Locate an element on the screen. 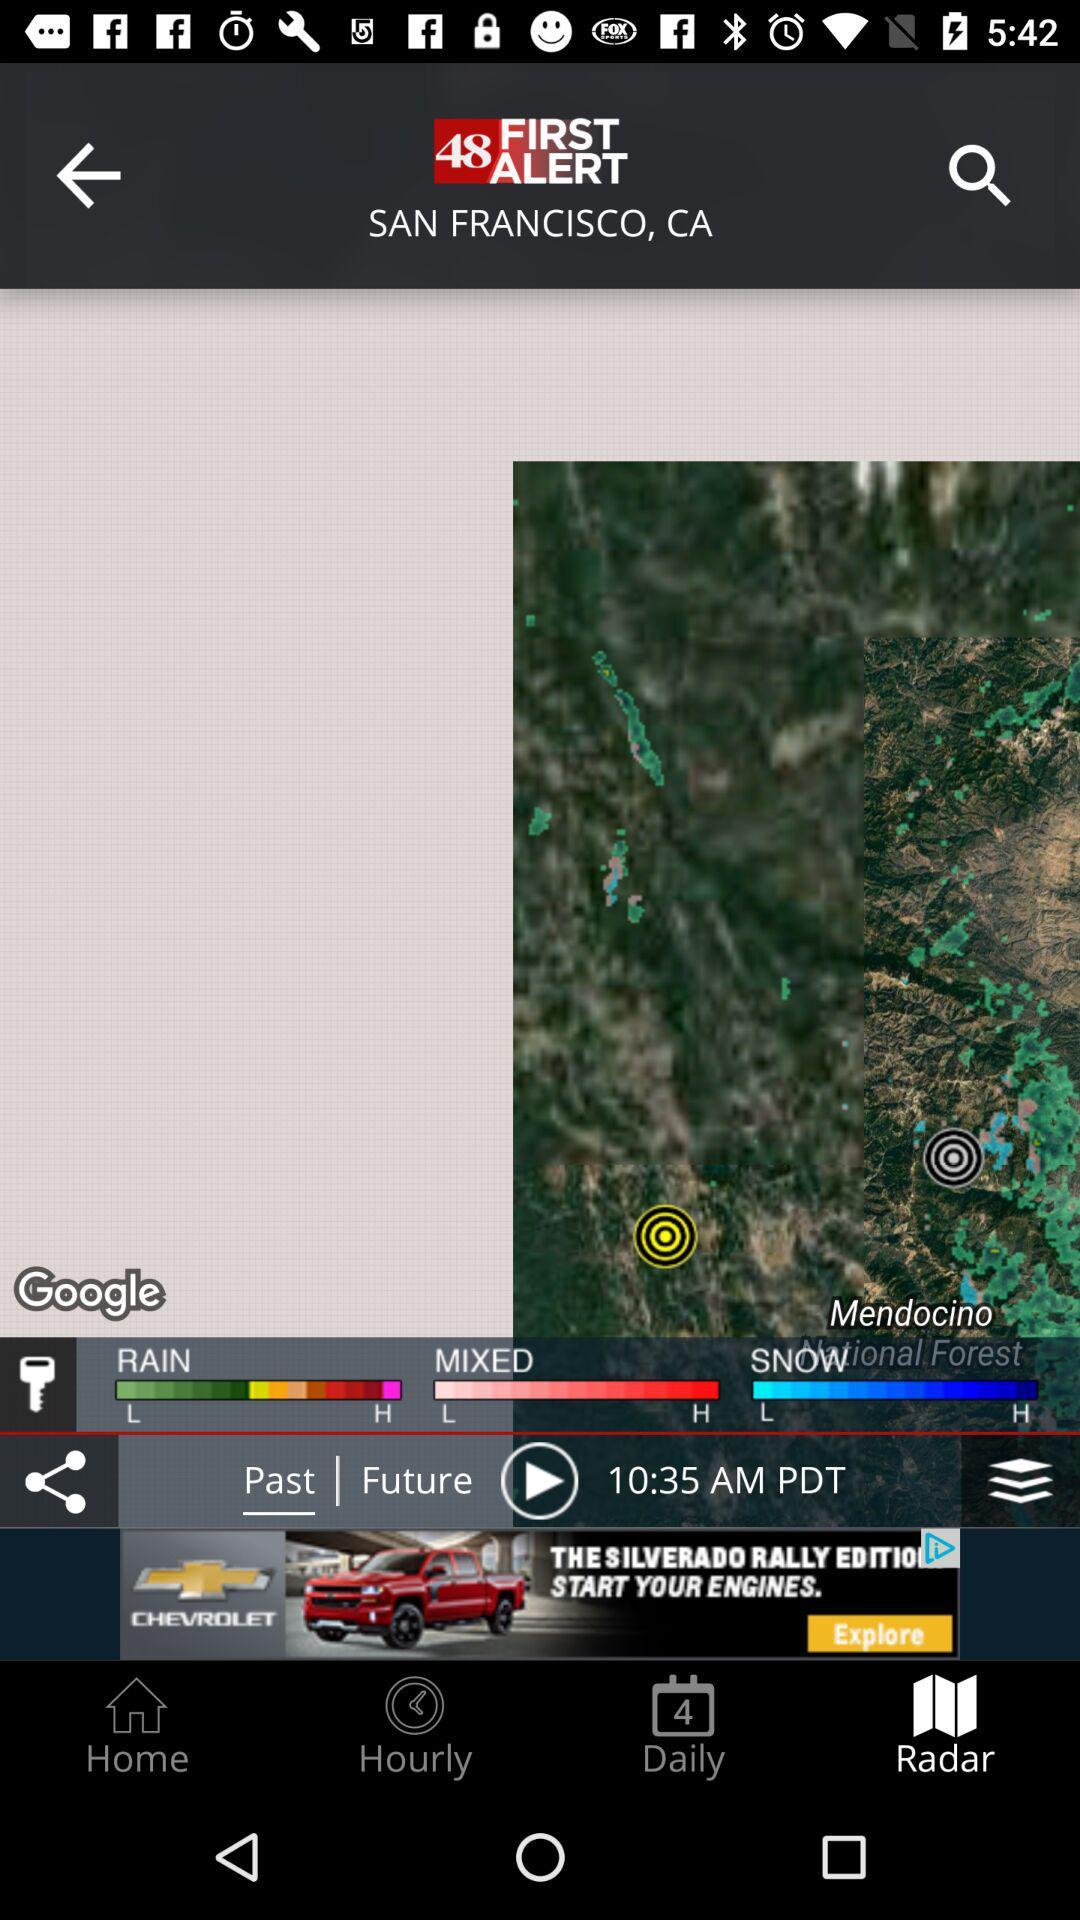 The image size is (1080, 1920). icon to the left of the 10 35 am is located at coordinates (538, 1480).